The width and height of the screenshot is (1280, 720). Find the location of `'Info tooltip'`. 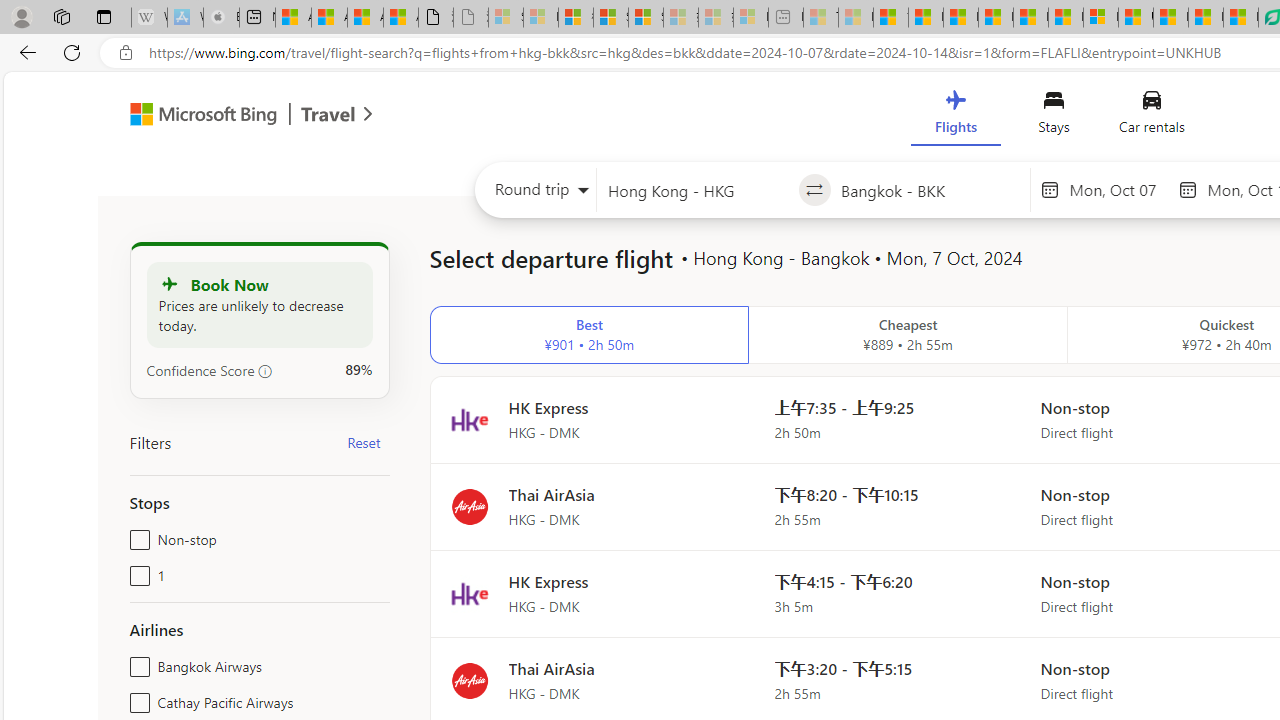

'Info tooltip' is located at coordinates (264, 371).